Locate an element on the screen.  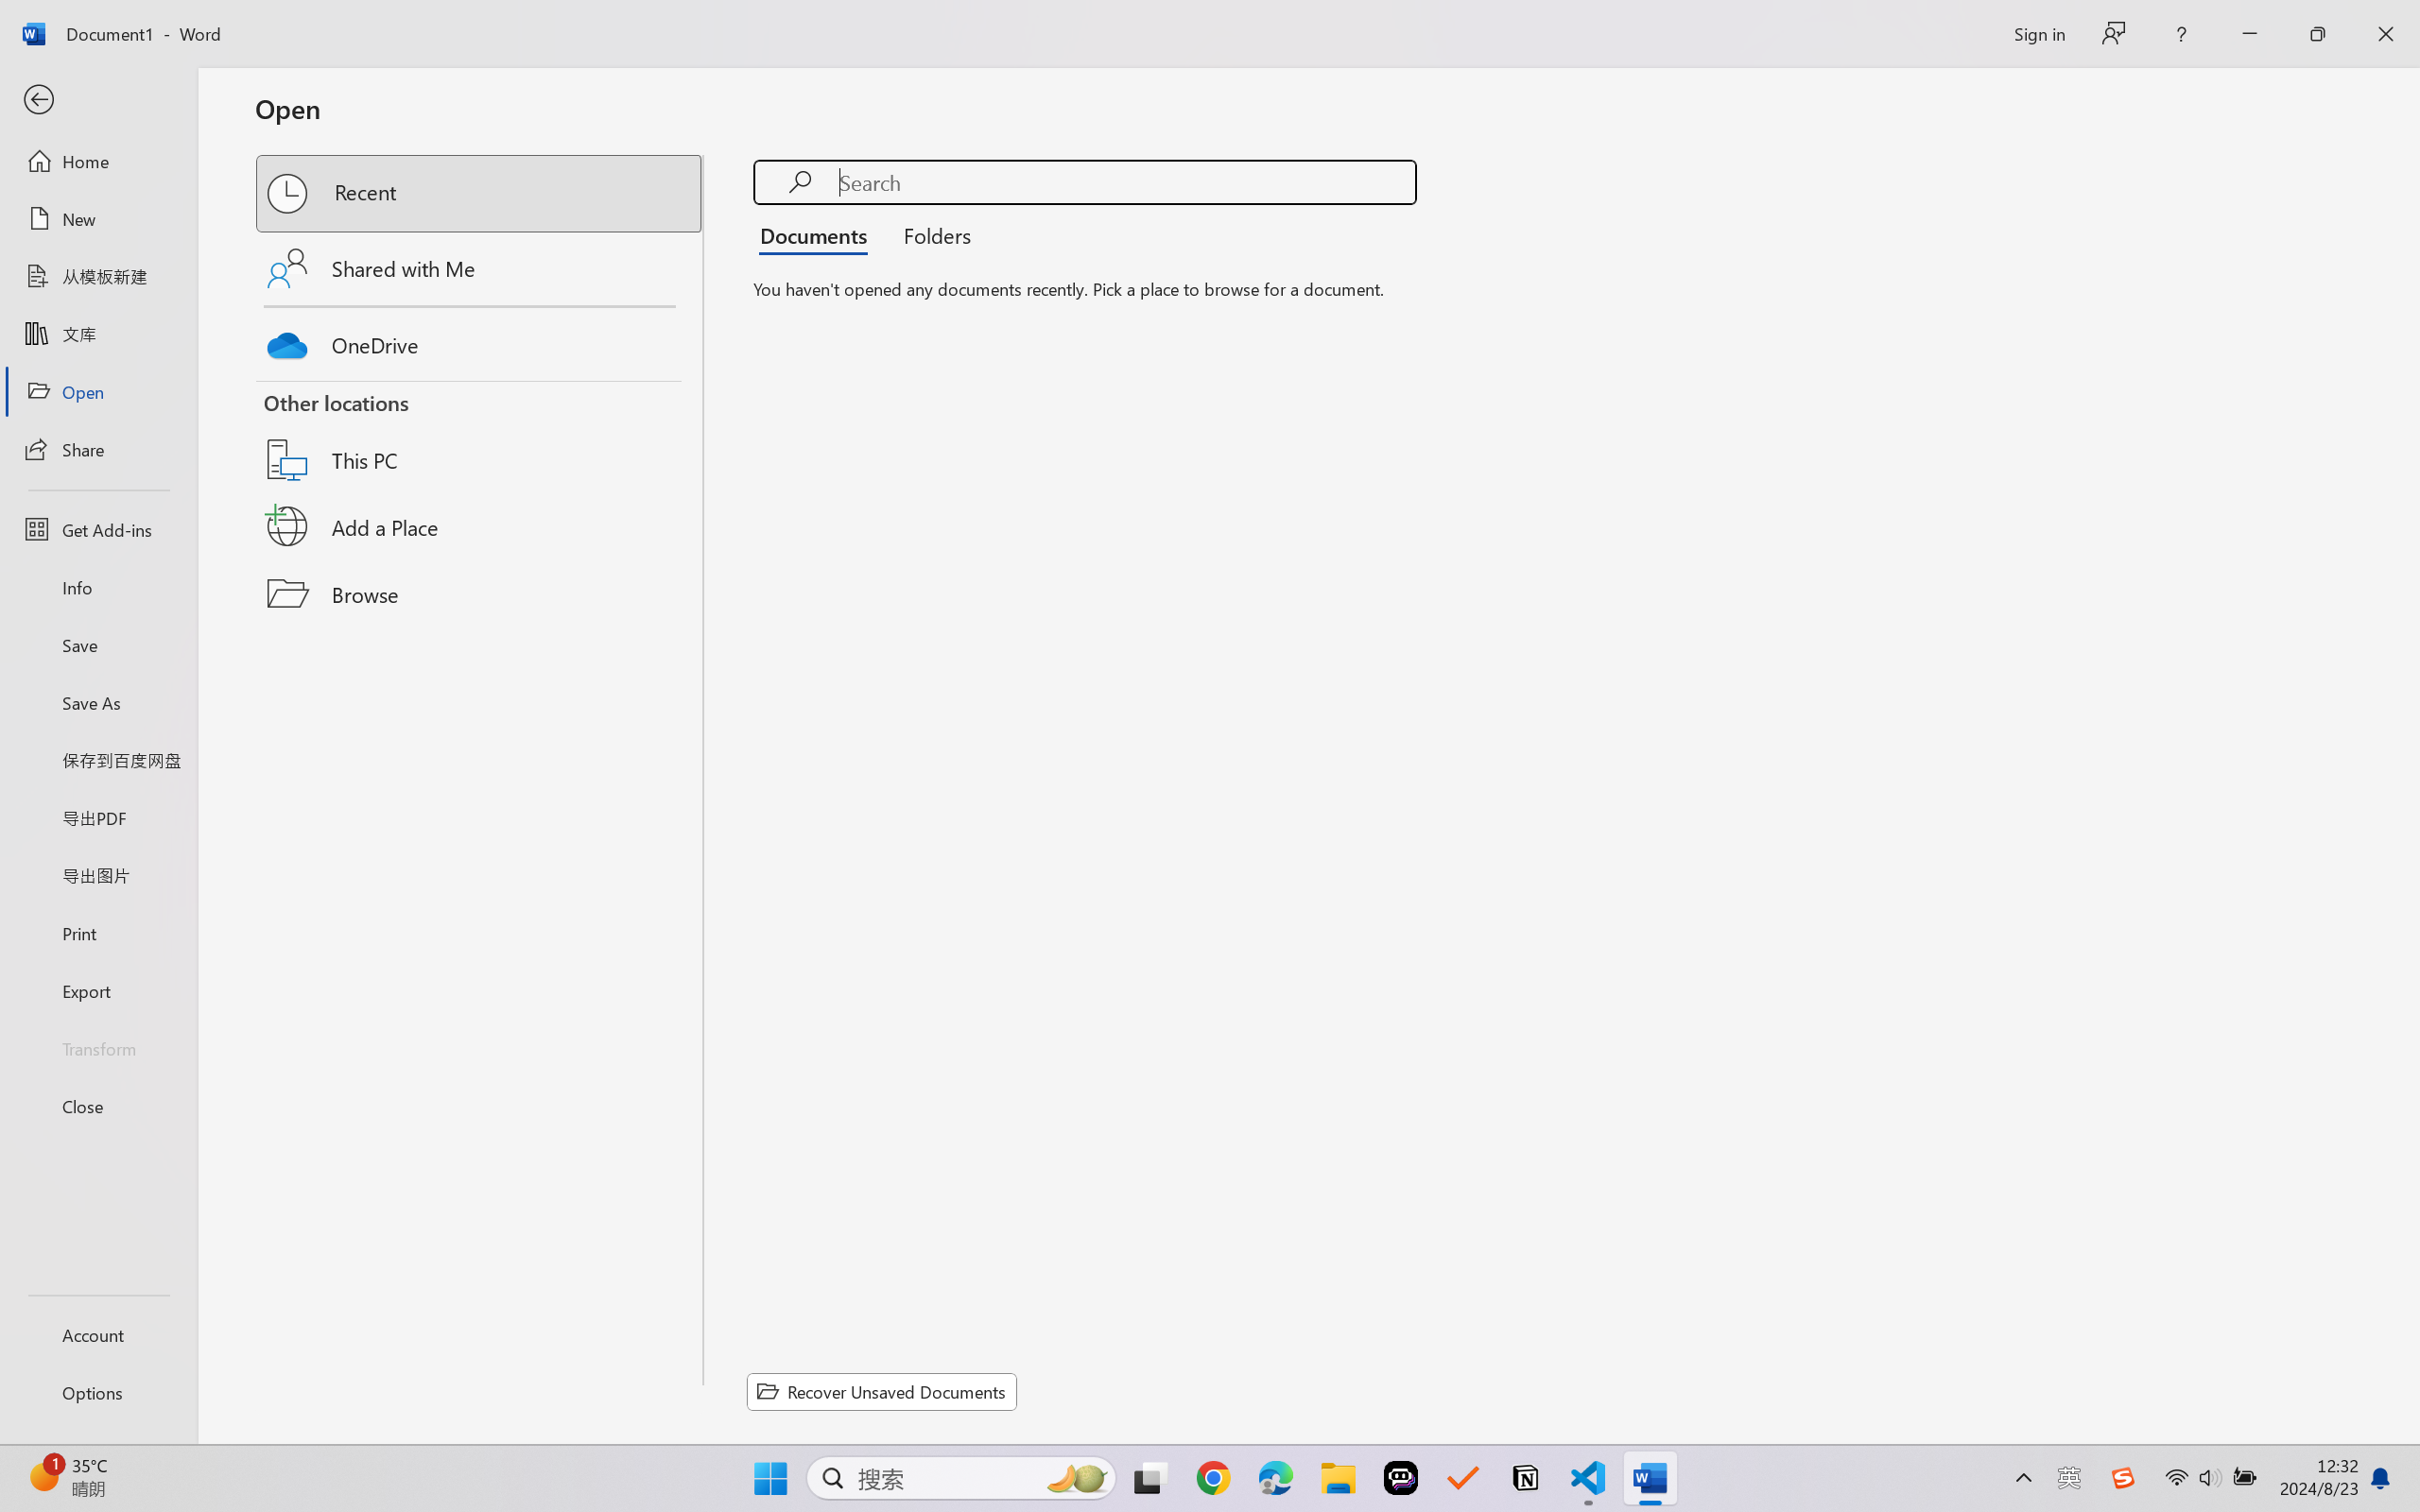
'OneDrive' is located at coordinates (480, 340).